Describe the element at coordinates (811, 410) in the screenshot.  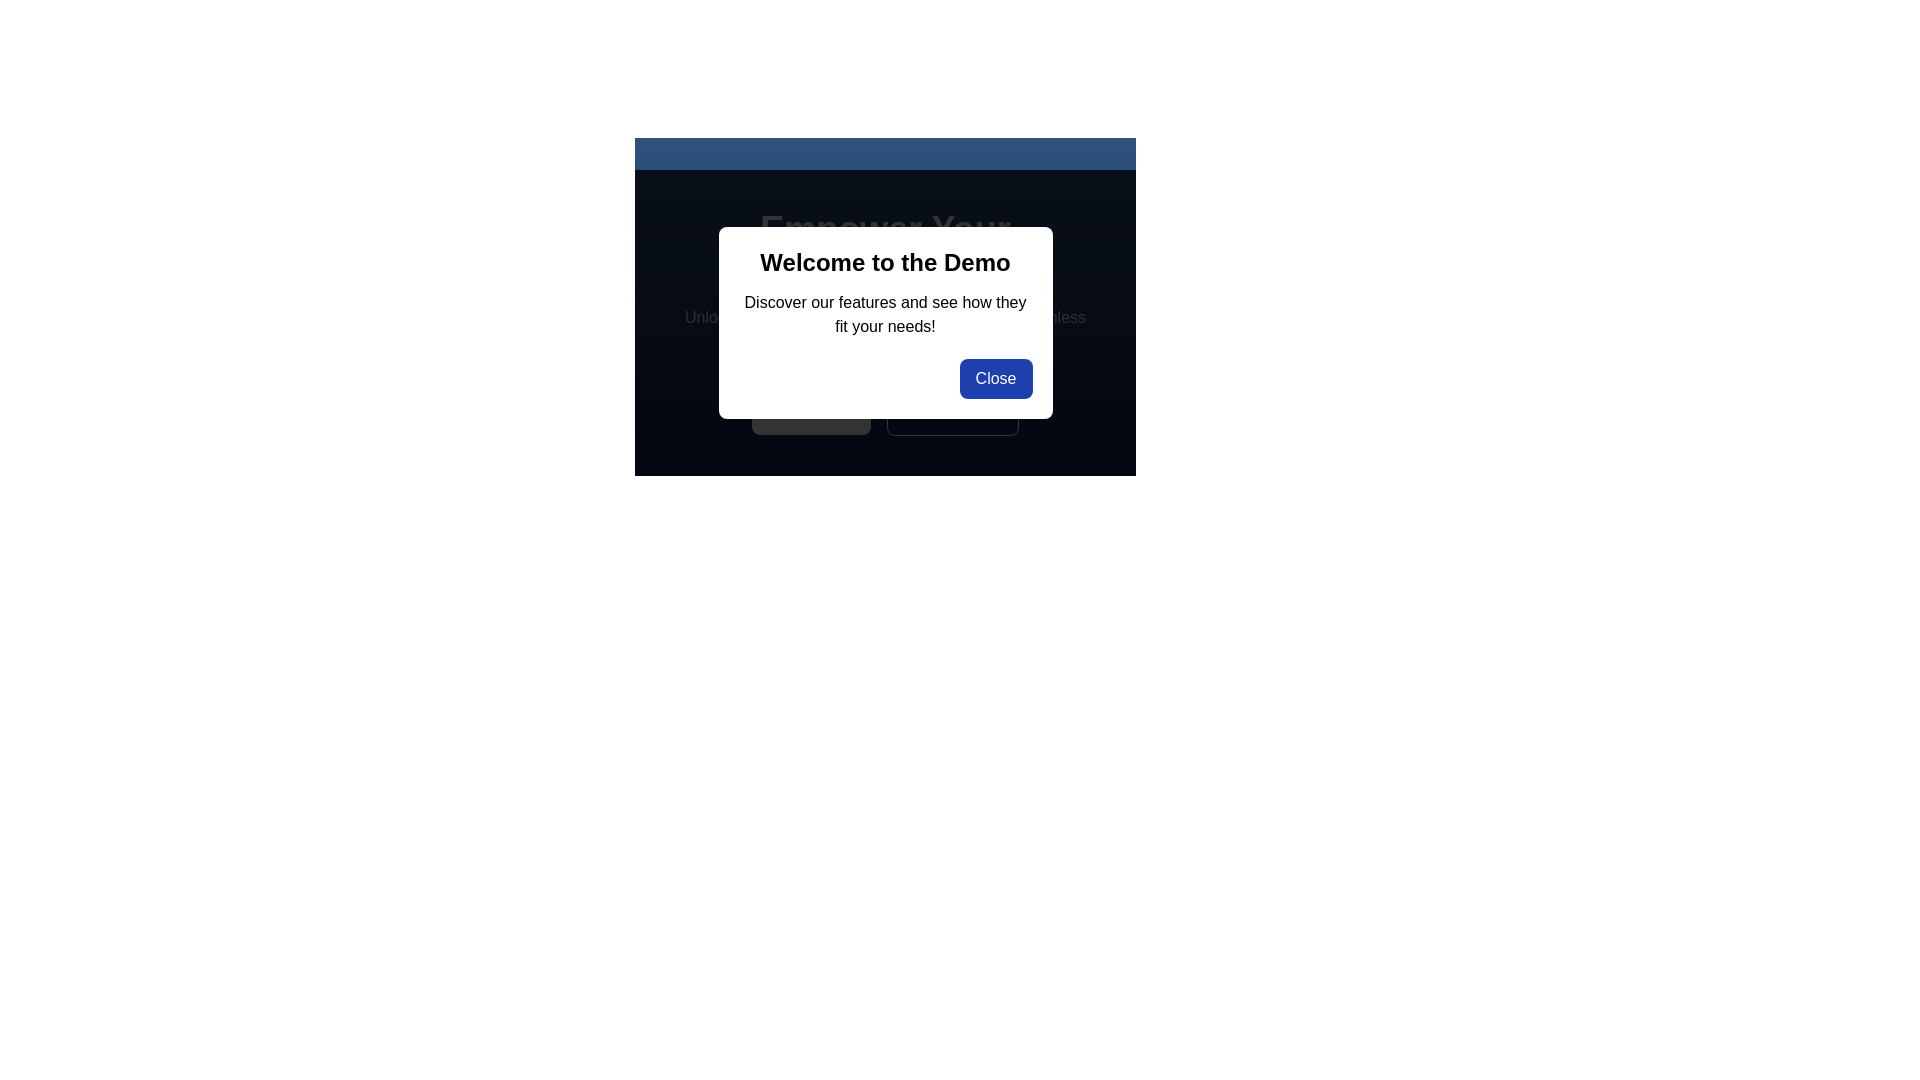
I see `the primary call-to-action button located slightly to the right of the center of the modal dialog box` at that location.